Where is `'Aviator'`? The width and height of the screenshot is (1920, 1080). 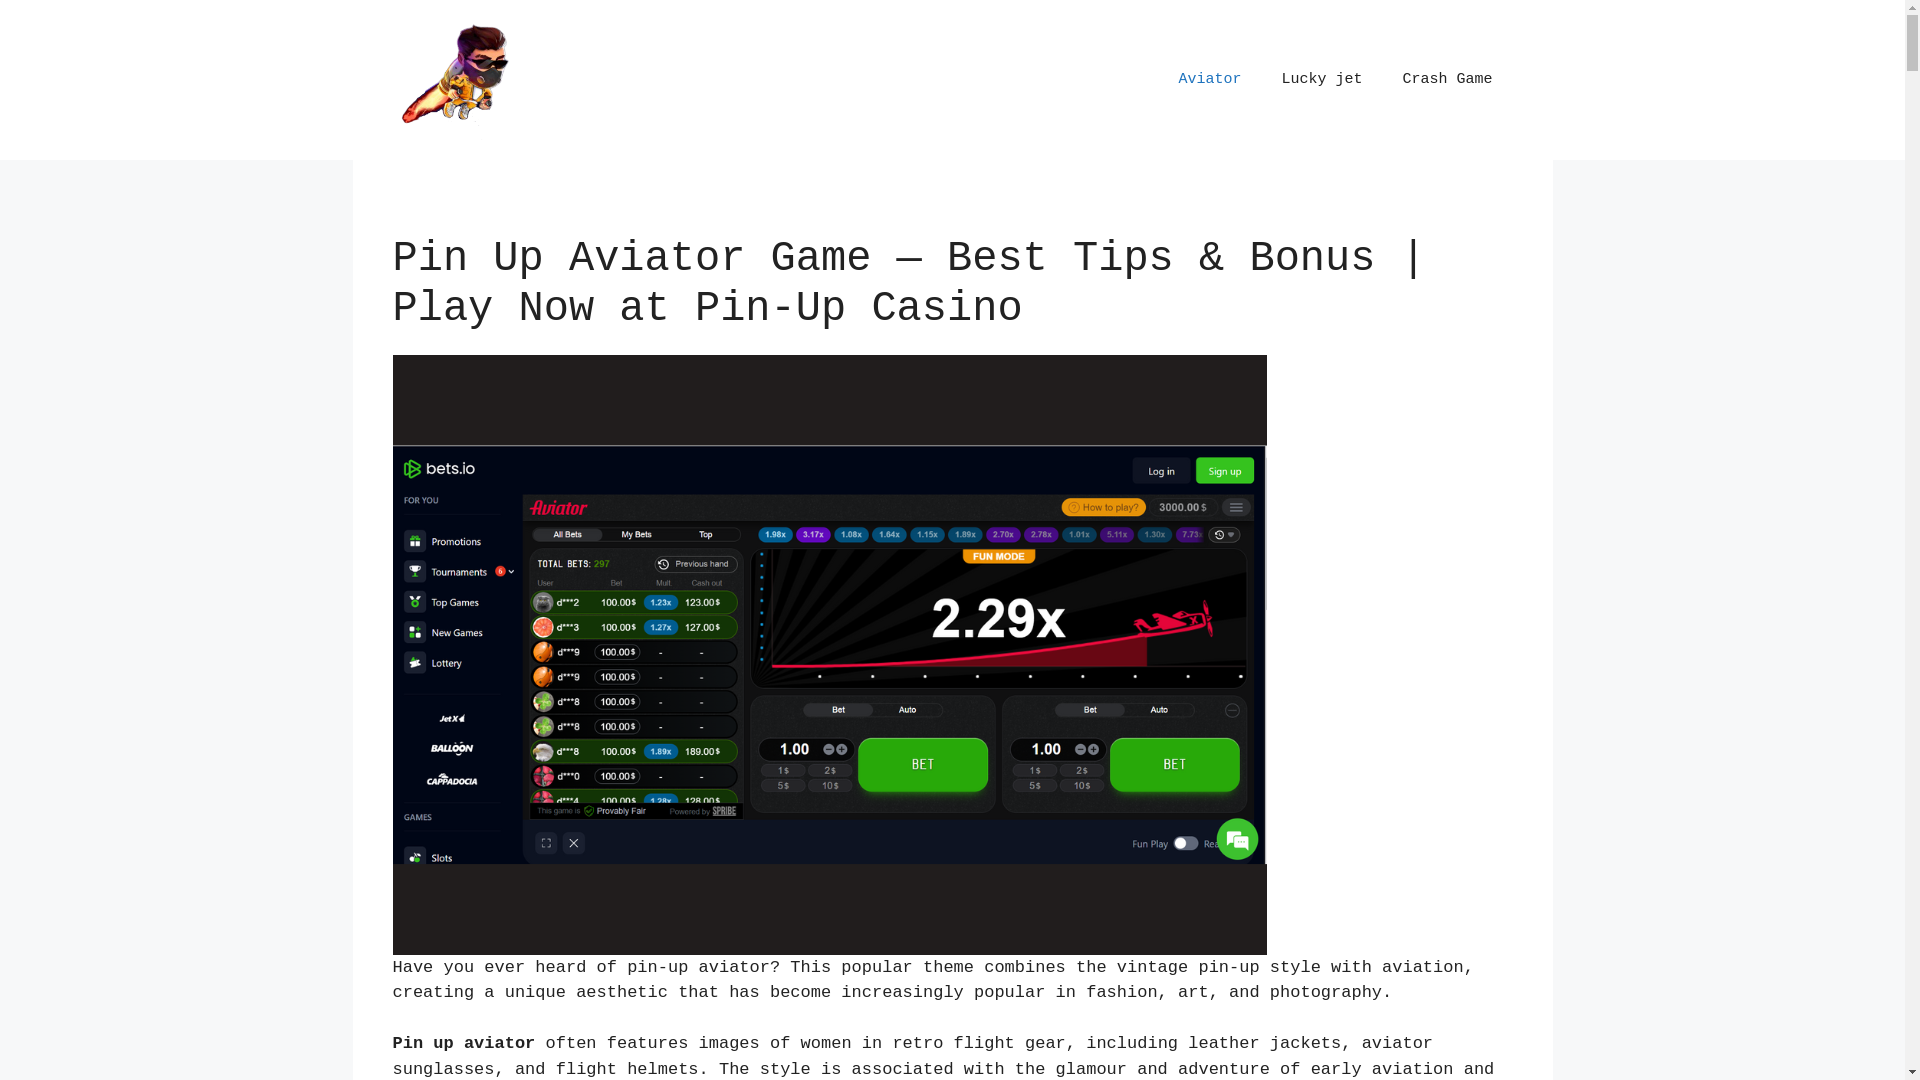
'Aviator' is located at coordinates (1208, 79).